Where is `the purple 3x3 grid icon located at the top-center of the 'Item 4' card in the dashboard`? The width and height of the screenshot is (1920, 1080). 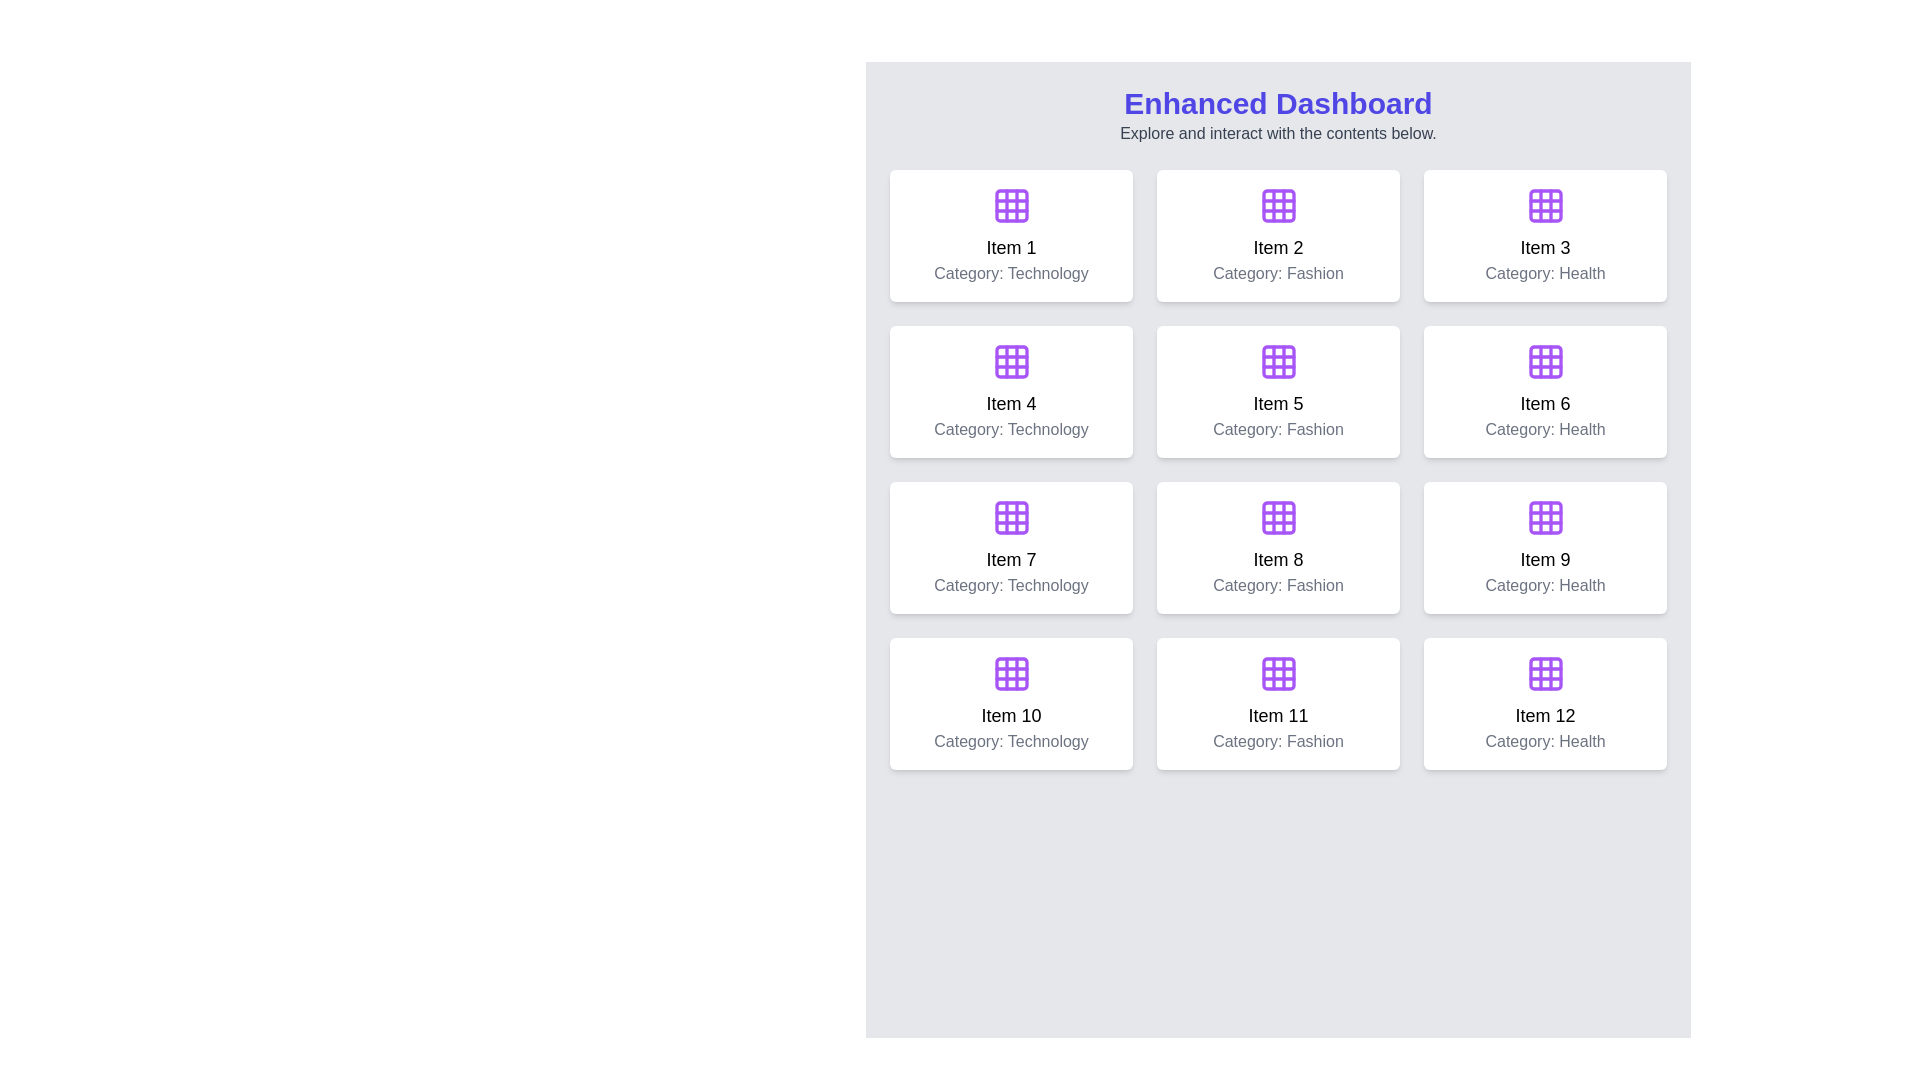
the purple 3x3 grid icon located at the top-center of the 'Item 4' card in the dashboard is located at coordinates (1011, 362).